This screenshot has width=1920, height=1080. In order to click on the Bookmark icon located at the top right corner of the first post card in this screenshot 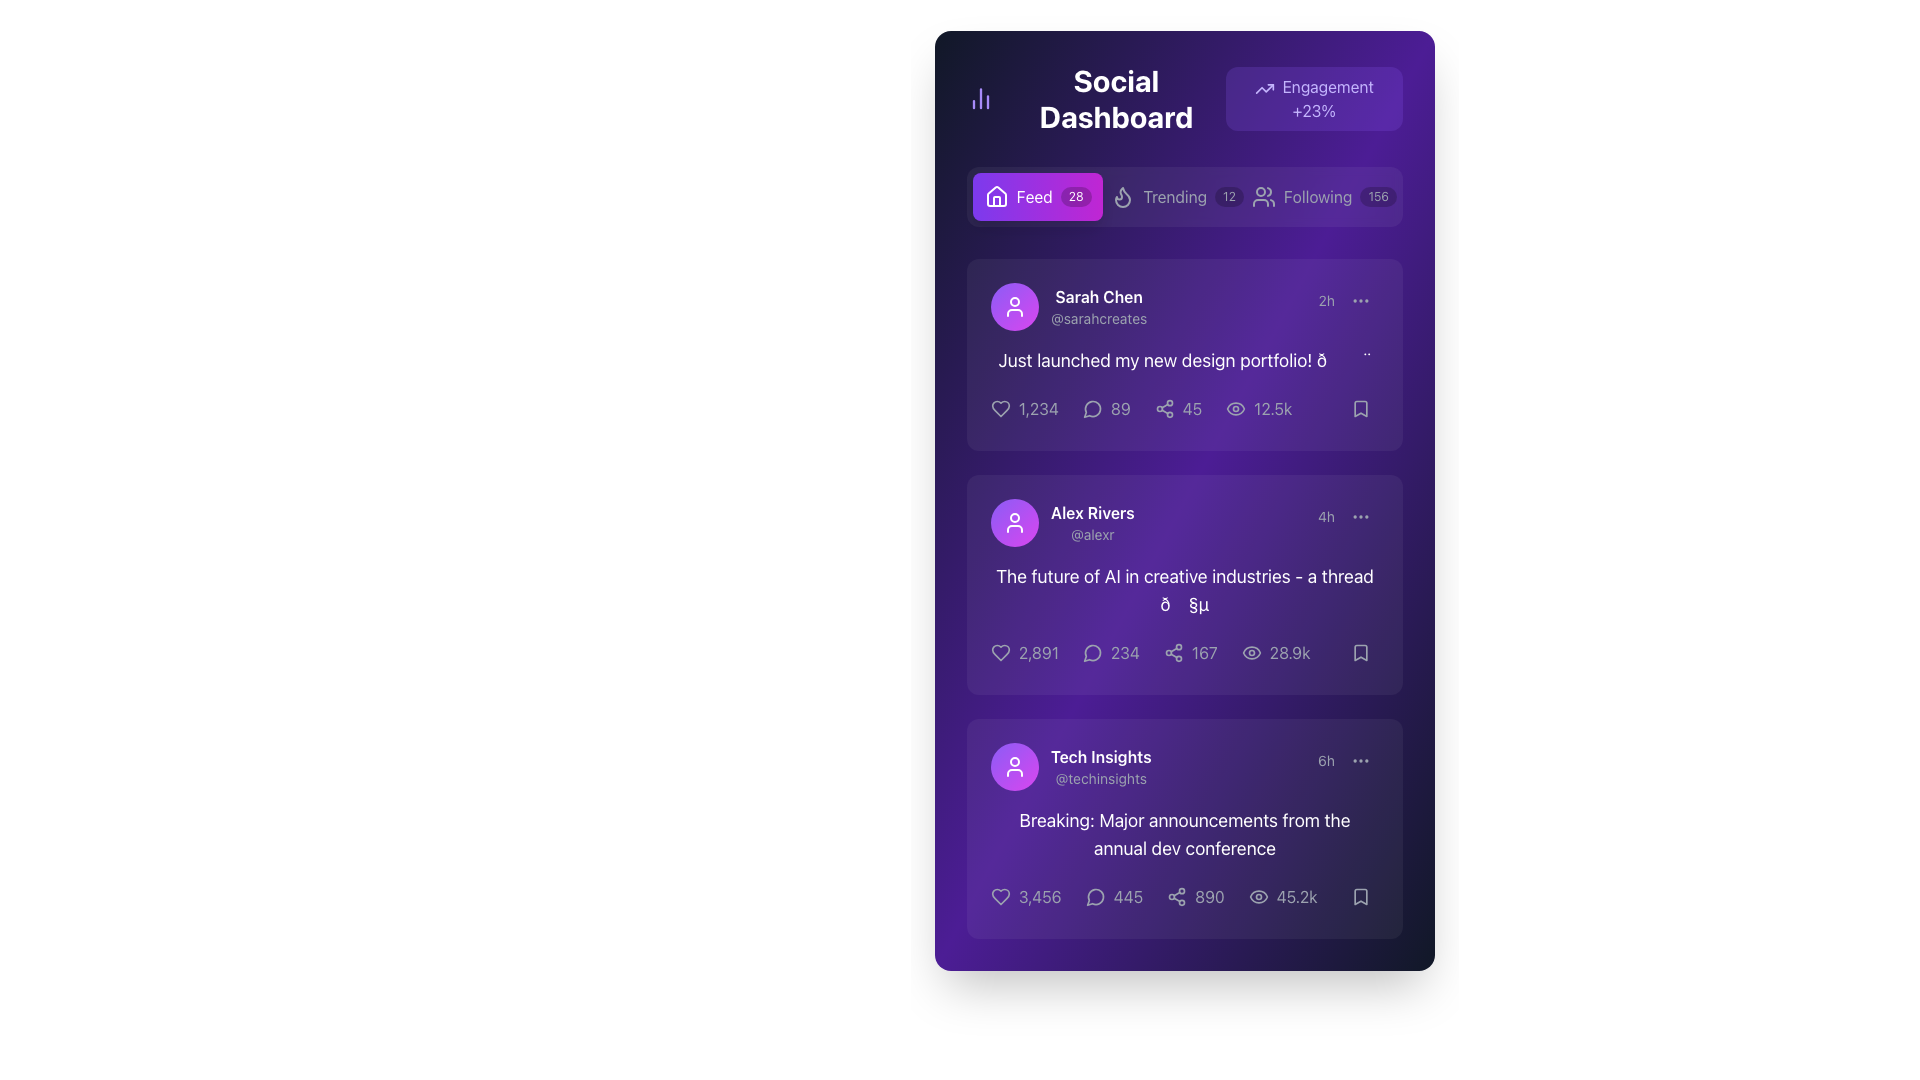, I will do `click(1360, 407)`.